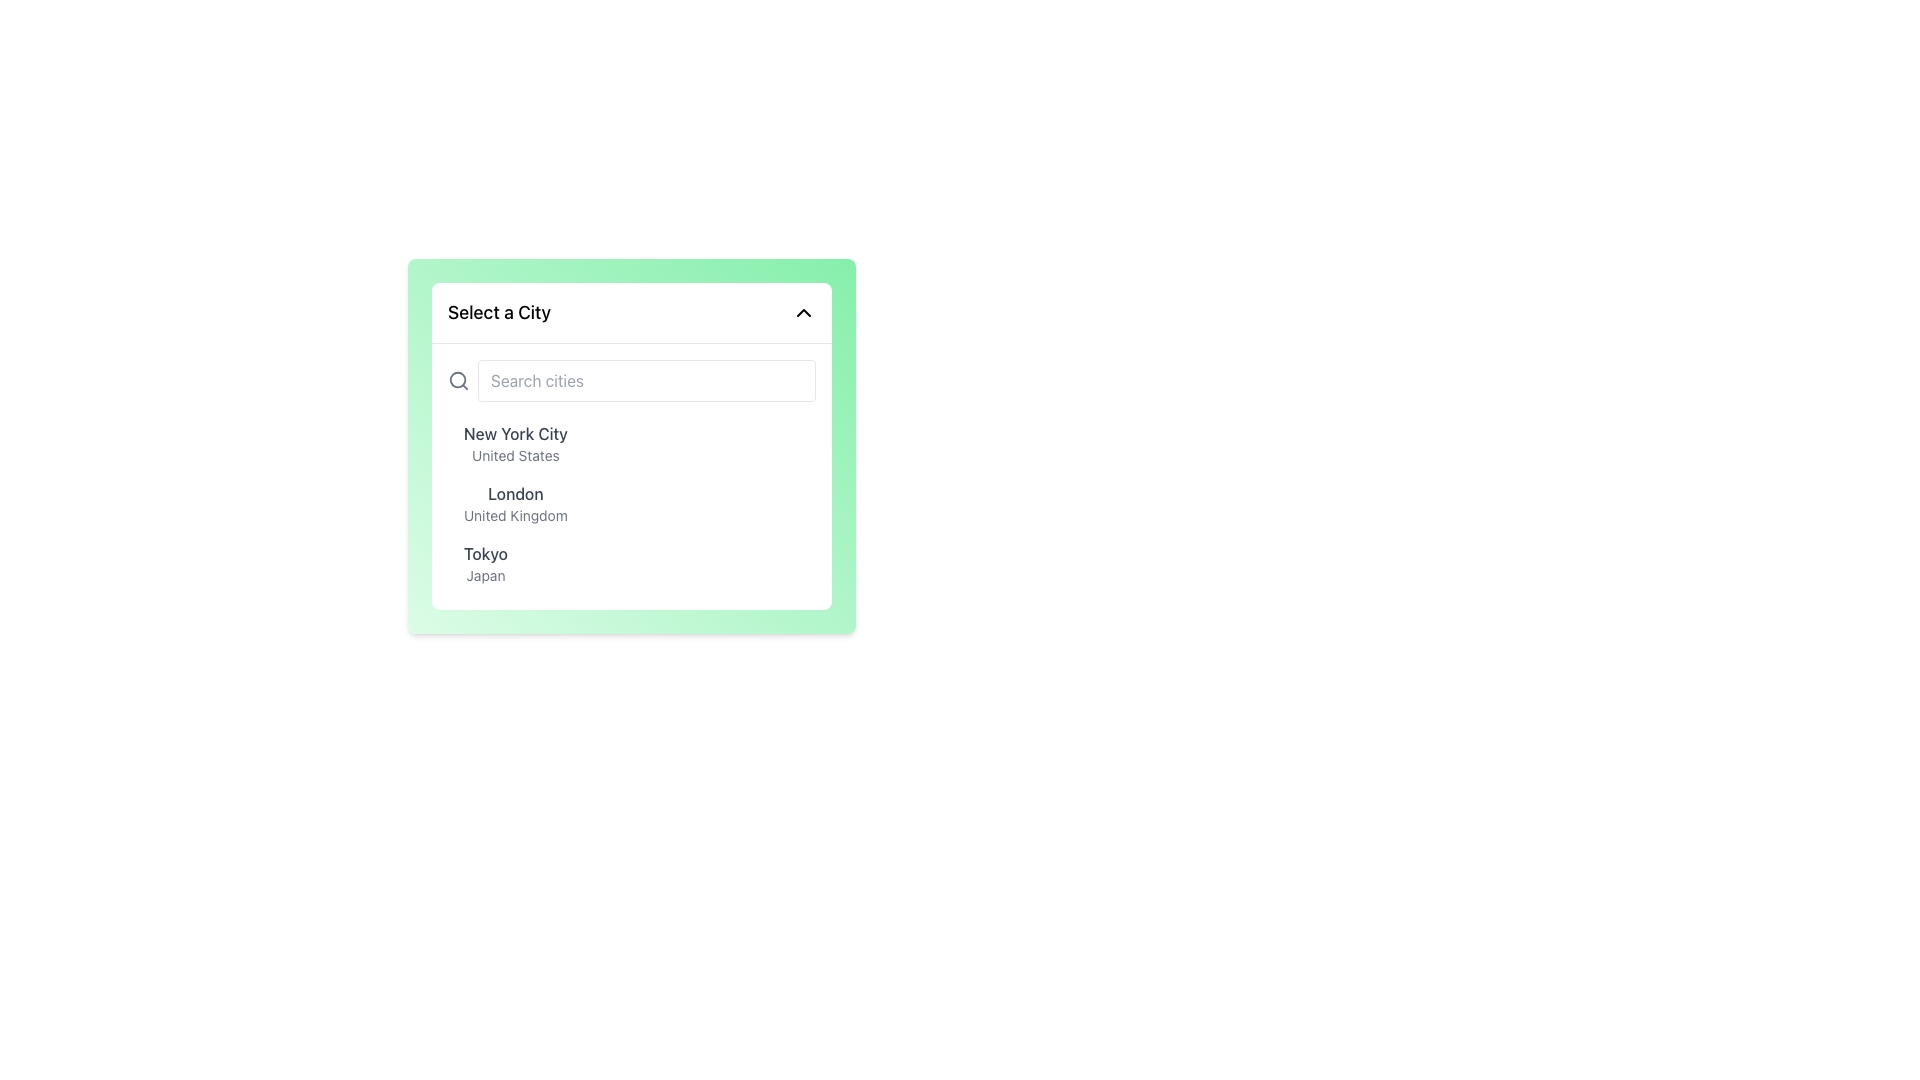  What do you see at coordinates (499, 312) in the screenshot?
I see `text 'Select a City' from the label located in the dropdown menu header` at bounding box center [499, 312].